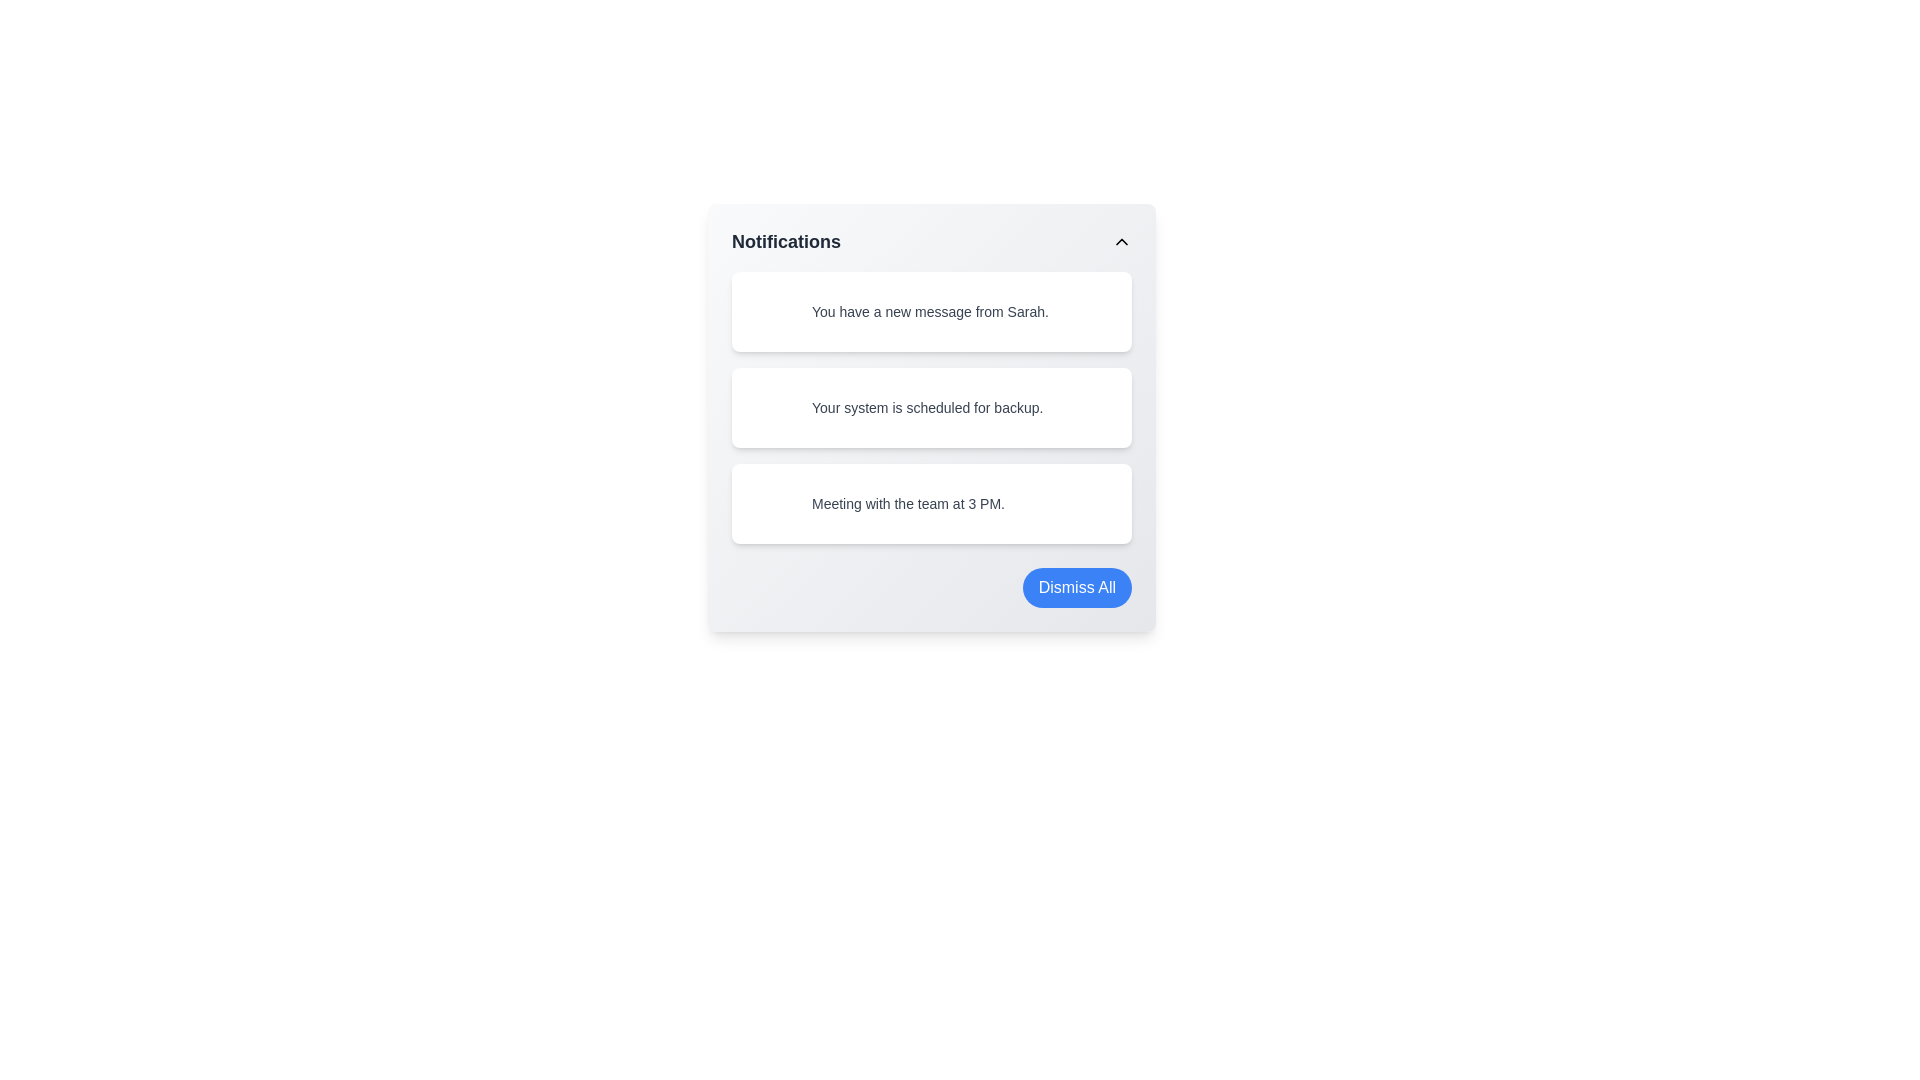 The image size is (1920, 1080). Describe the element at coordinates (1122, 241) in the screenshot. I see `the upward-facing chevron icon in the top-right corner of the notifications widget` at that location.